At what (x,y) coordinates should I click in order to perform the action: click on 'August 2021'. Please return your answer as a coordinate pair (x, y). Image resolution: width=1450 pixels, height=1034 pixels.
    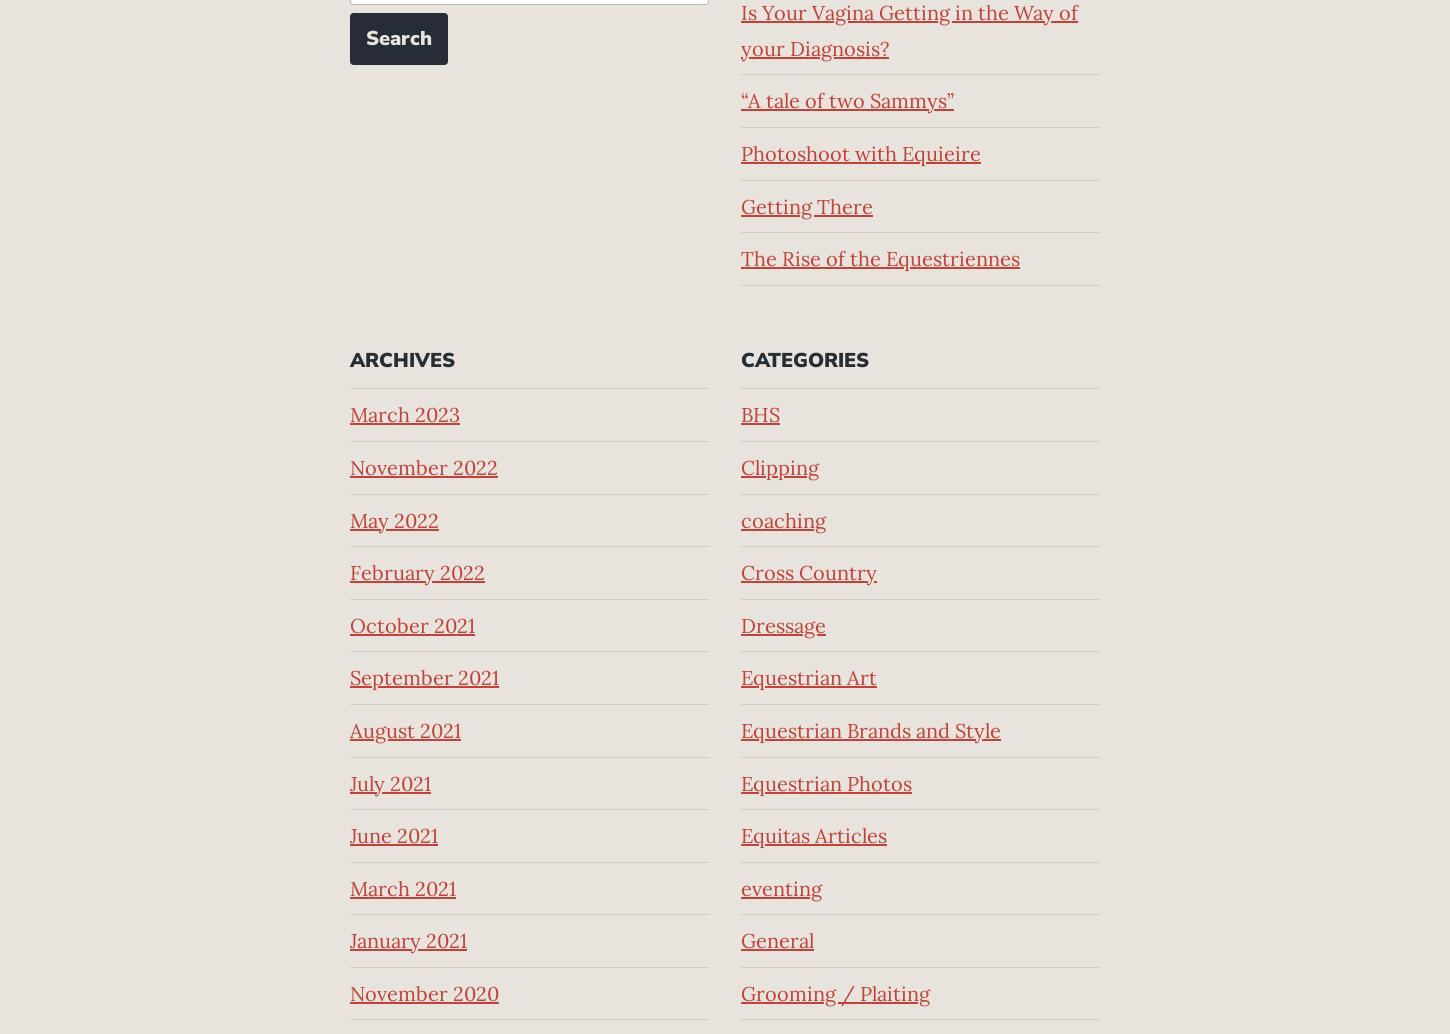
    Looking at the image, I should click on (404, 729).